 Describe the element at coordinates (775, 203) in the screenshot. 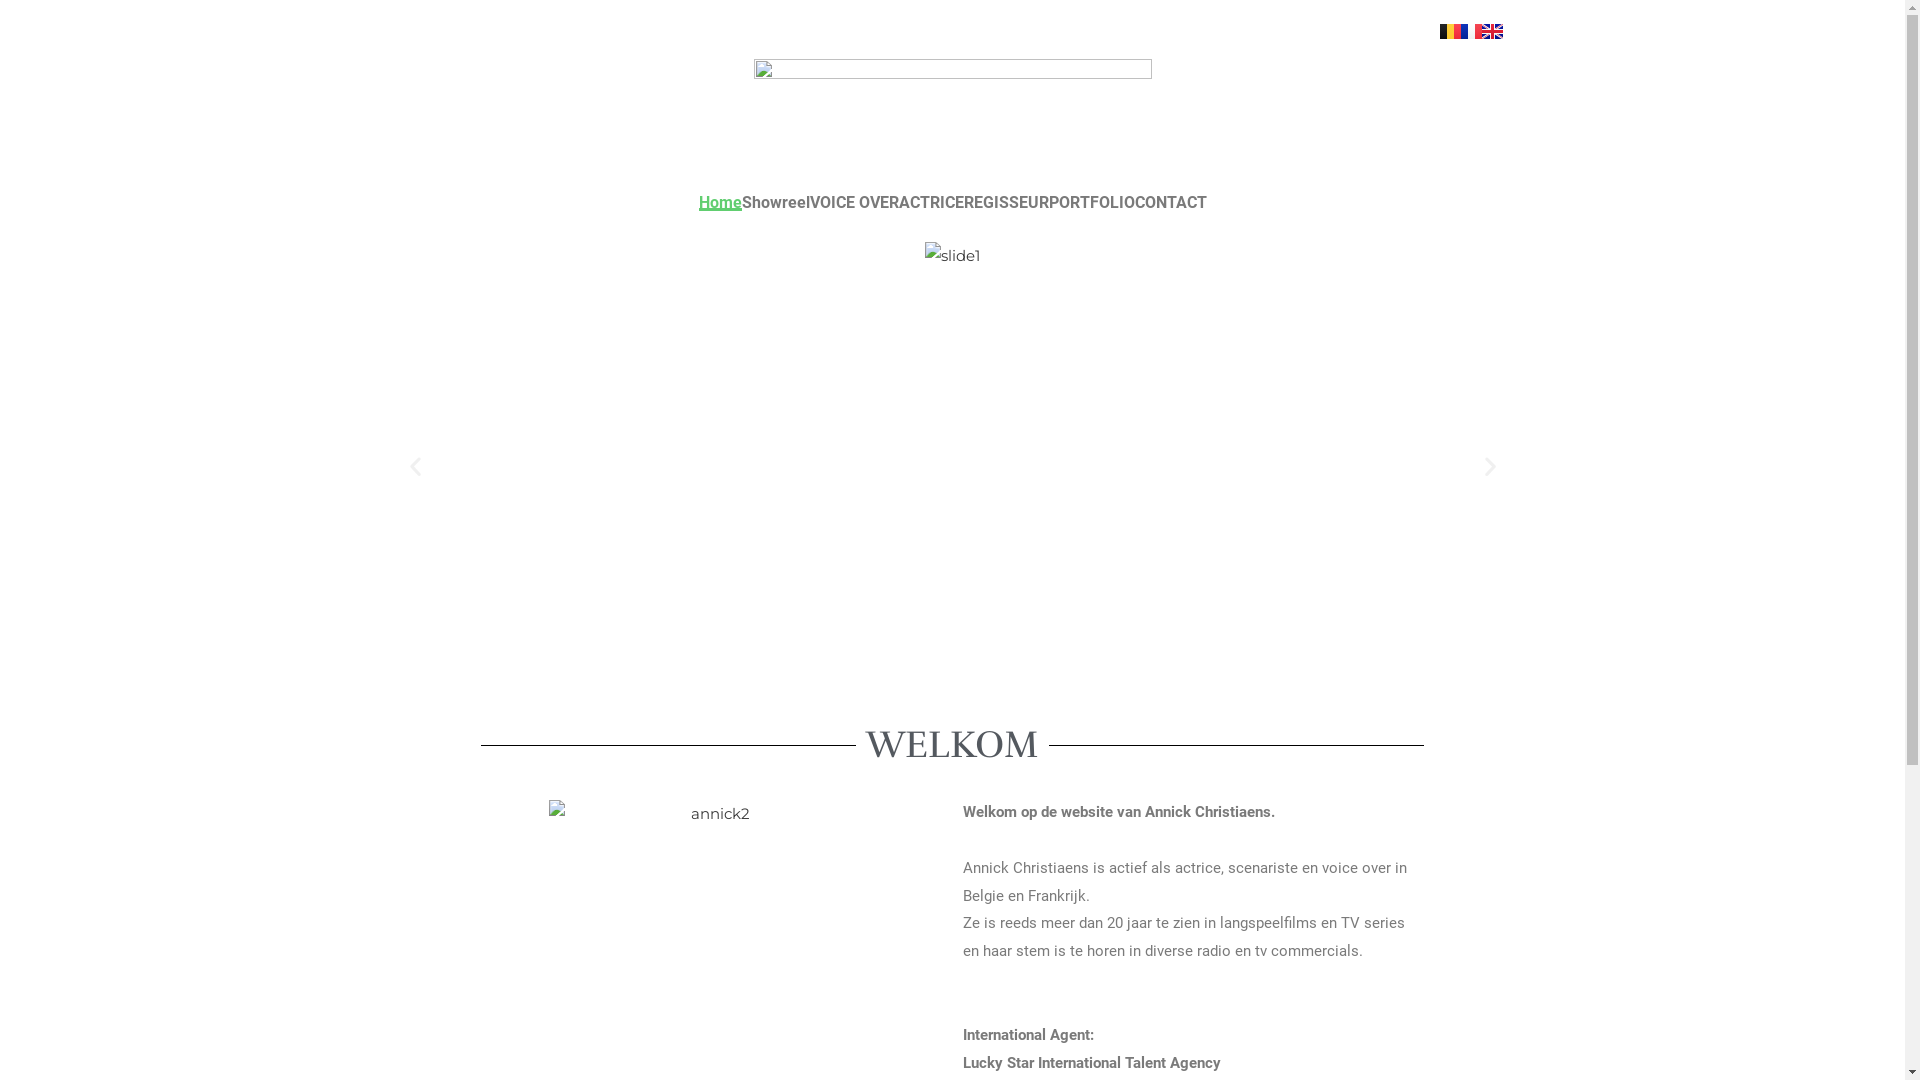

I see `'Showreel'` at that location.